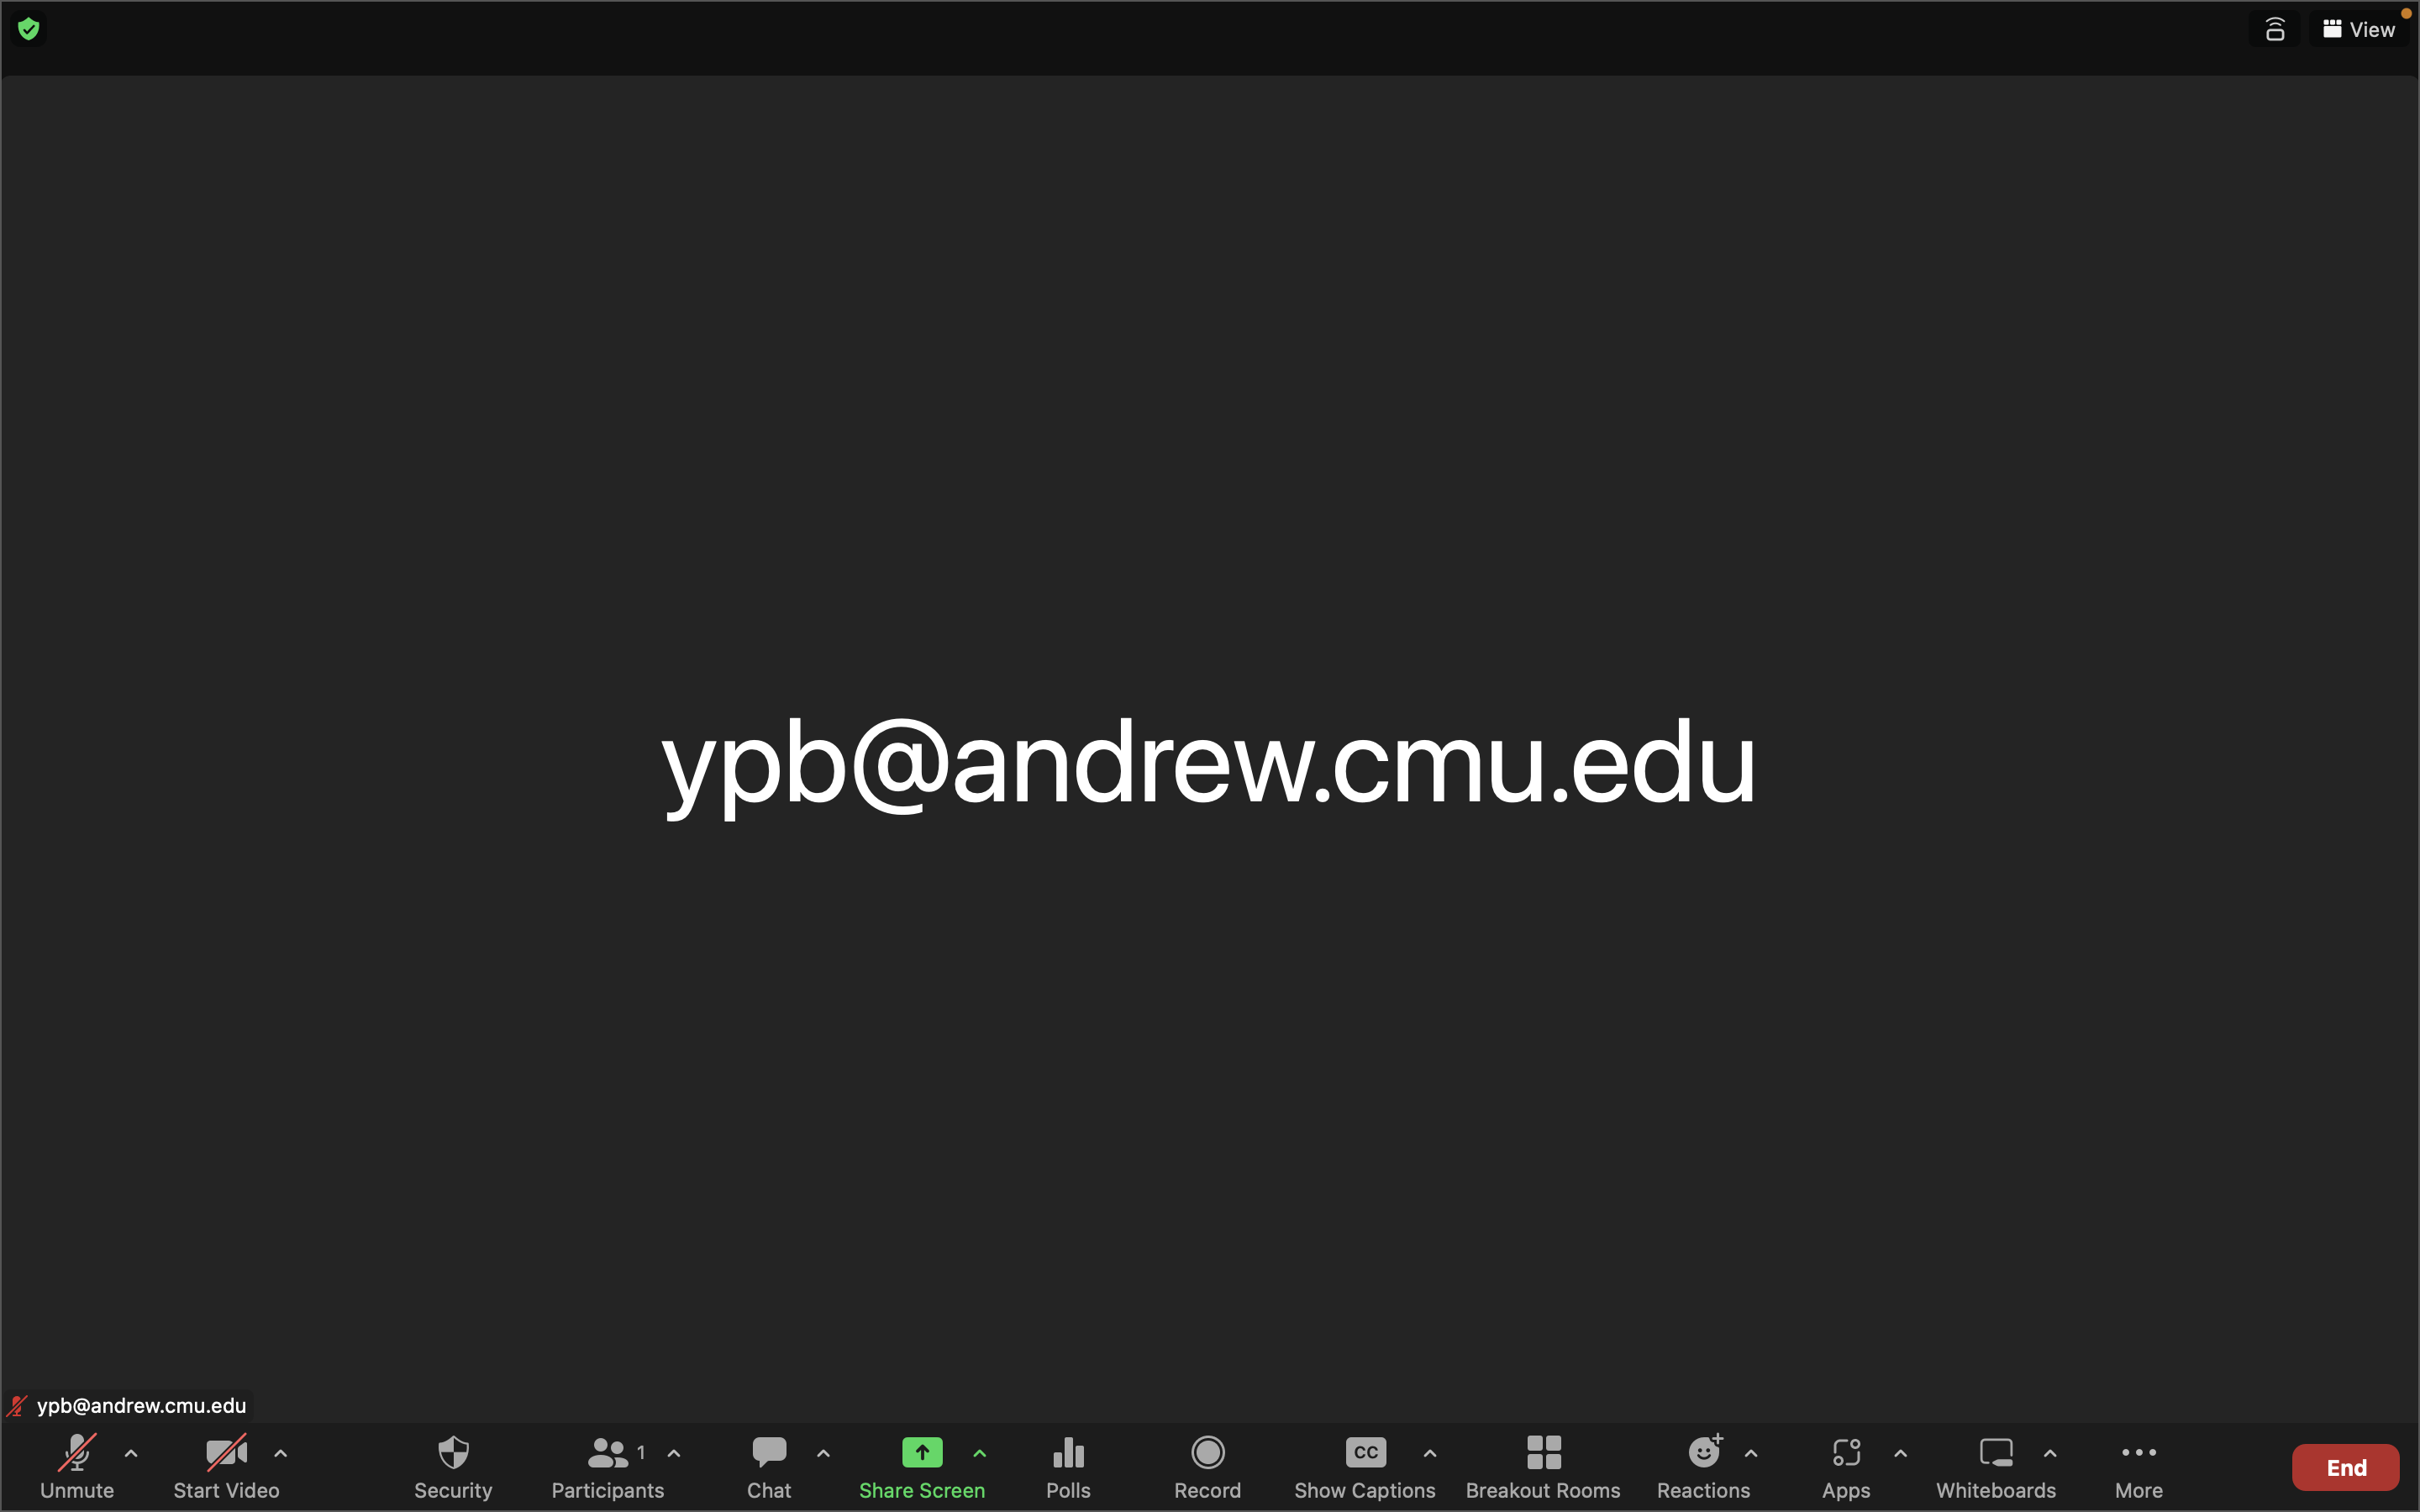 The width and height of the screenshot is (2420, 1512). I want to click on Start the meeting recording, so click(1210, 1465).